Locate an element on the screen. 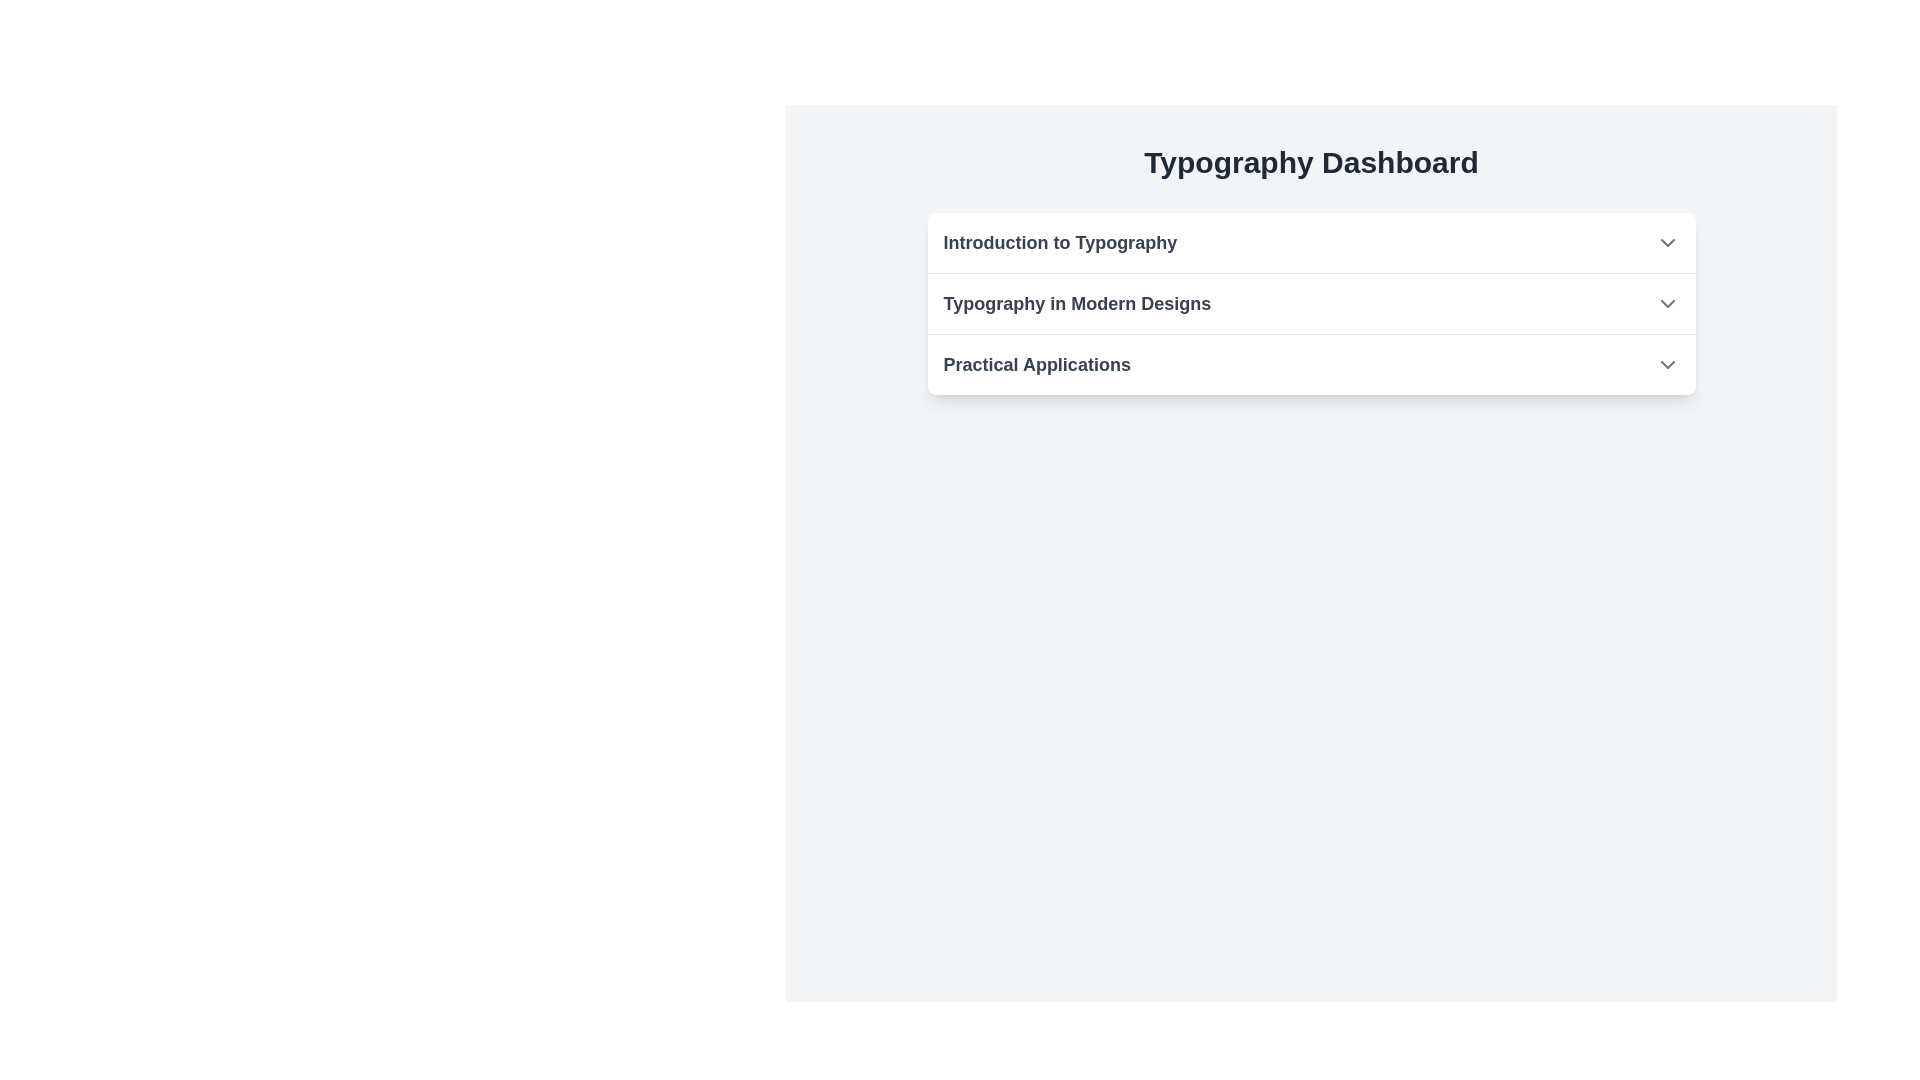 This screenshot has width=1920, height=1080. the clickable list item displaying 'Typography in Modern Designs', which is the second item in a vertical list structure is located at coordinates (1311, 304).